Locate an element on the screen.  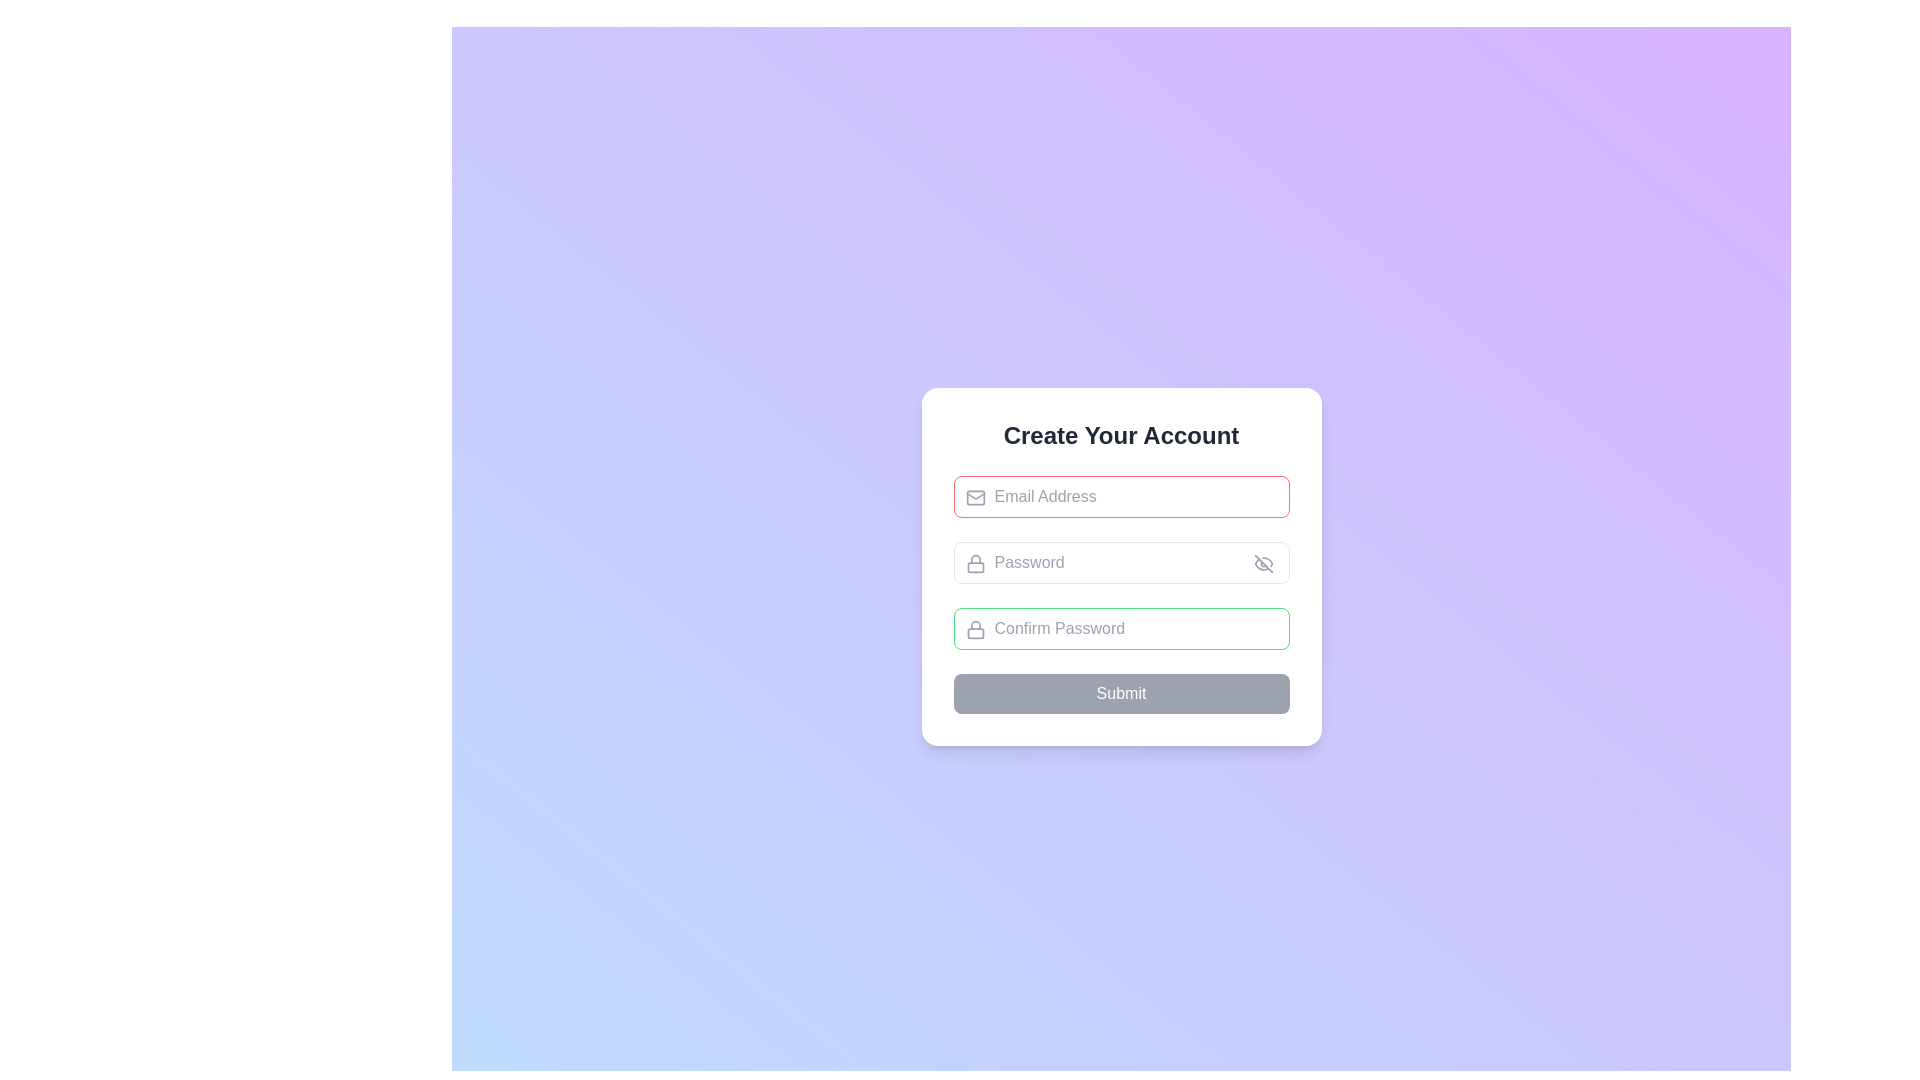
the password input field icon, which is located at the top left corner of the password input field, indicating secure information entry is located at coordinates (975, 563).